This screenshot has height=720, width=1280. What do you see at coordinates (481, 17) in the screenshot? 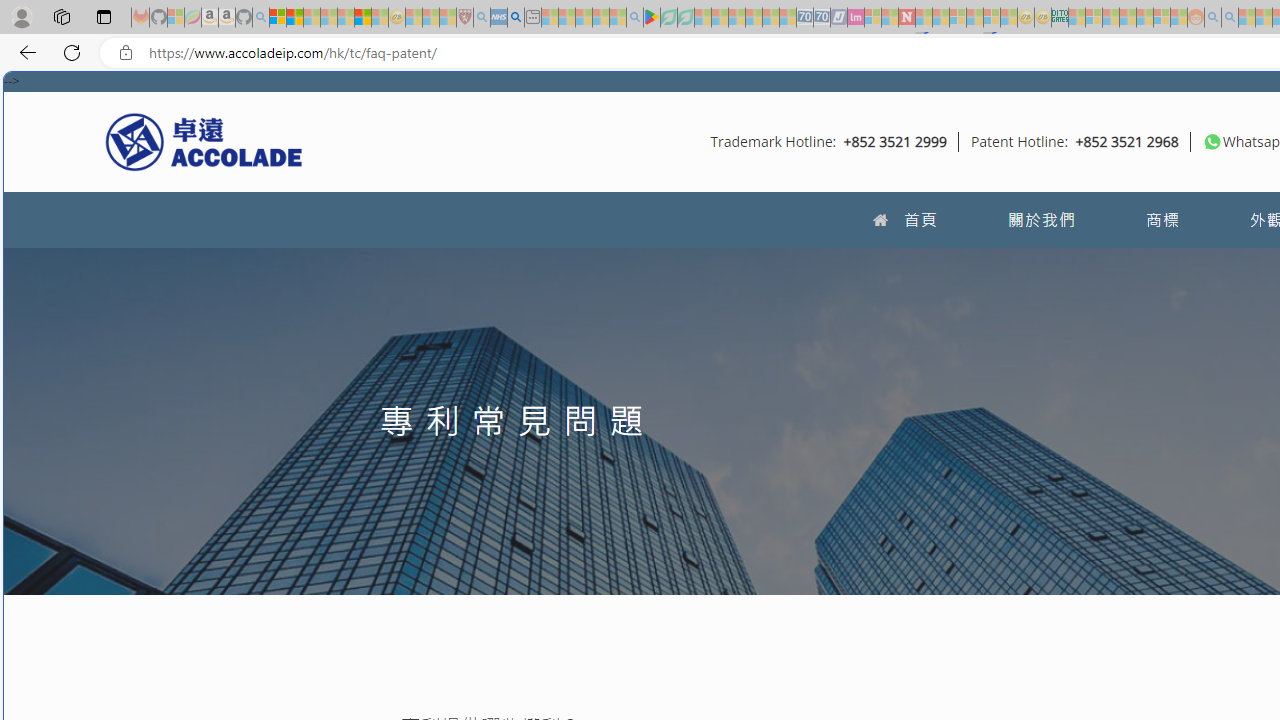
I see `'list of asthma inhalers uk - Search - Sleeping'` at bounding box center [481, 17].